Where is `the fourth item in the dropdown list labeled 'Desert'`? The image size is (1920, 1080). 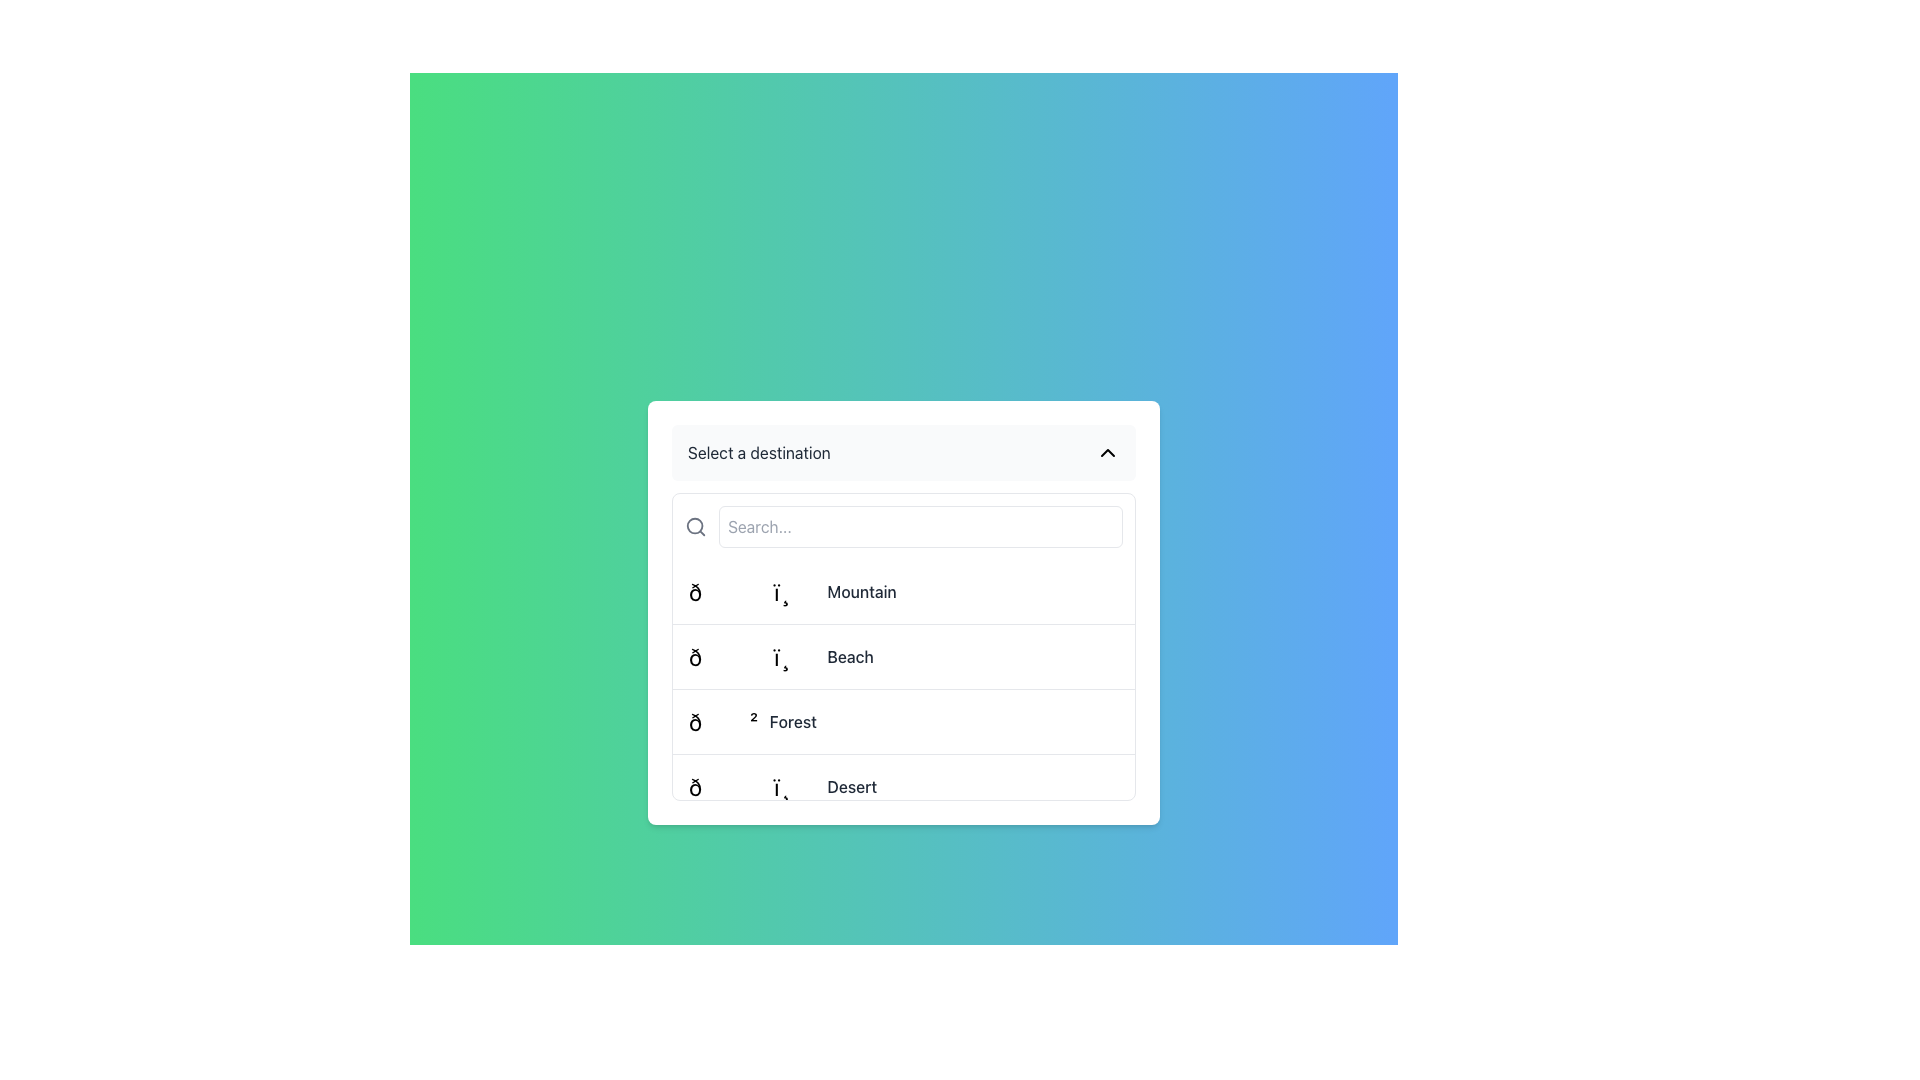 the fourth item in the dropdown list labeled 'Desert' is located at coordinates (902, 785).